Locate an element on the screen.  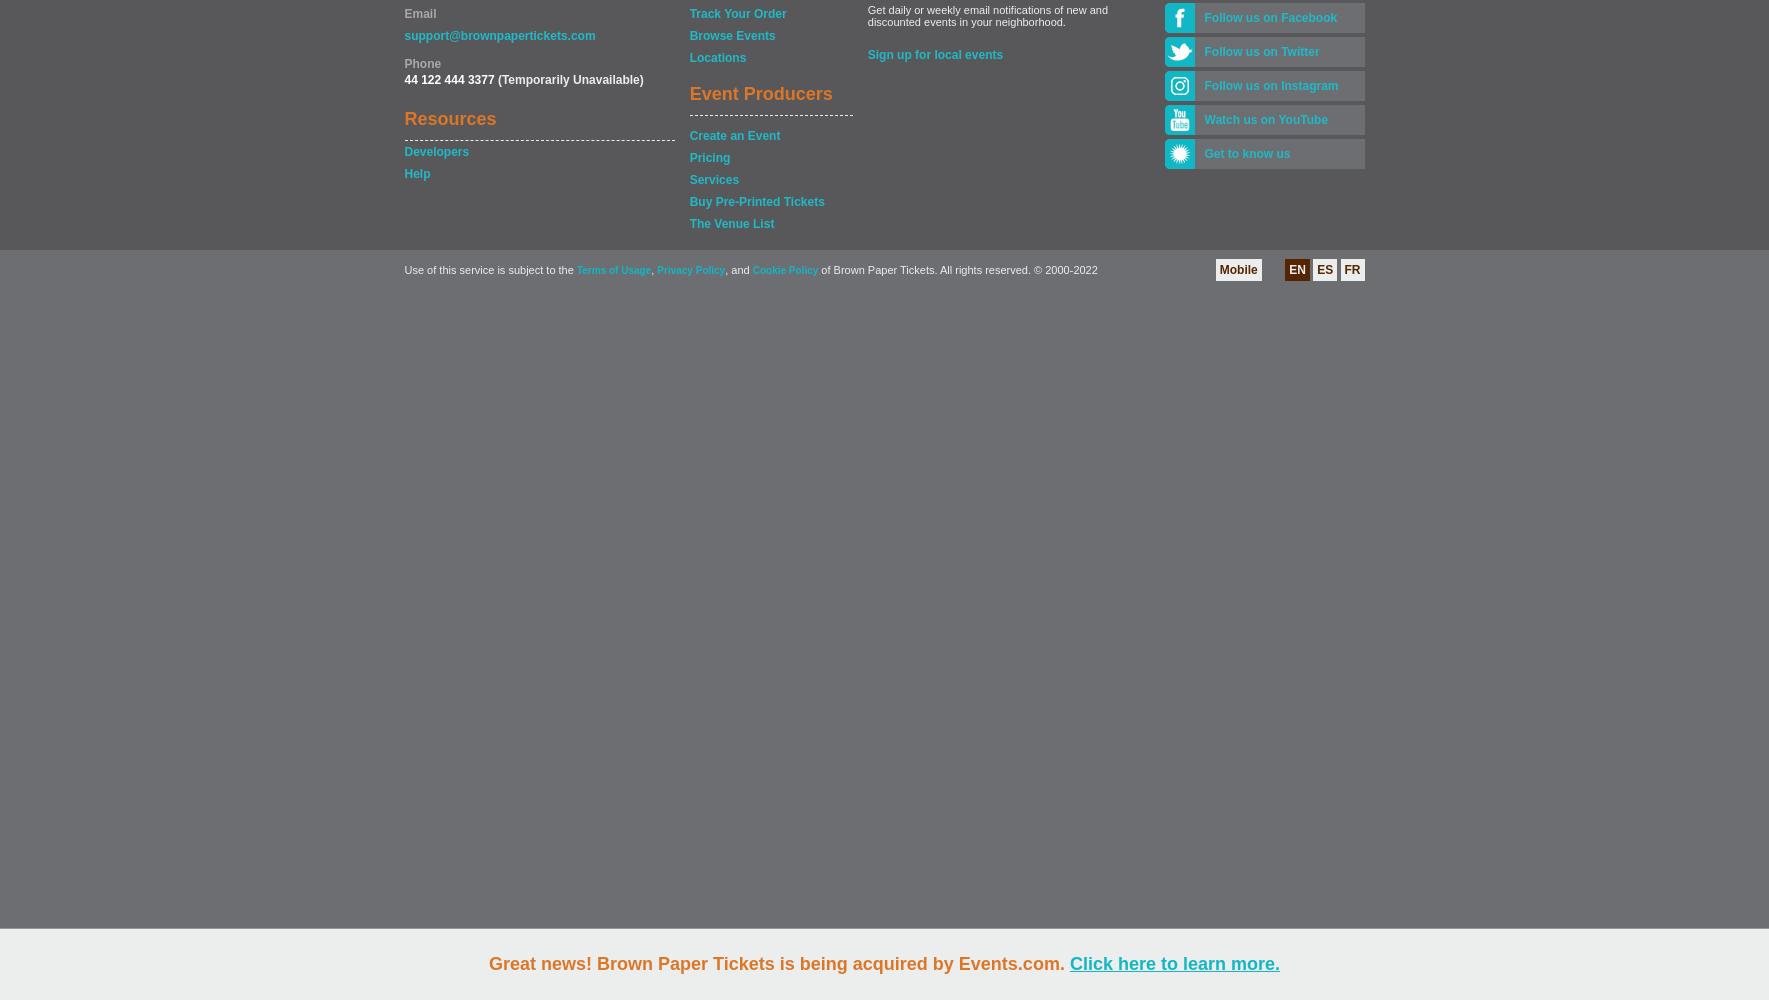
'Locations' is located at coordinates (716, 58).